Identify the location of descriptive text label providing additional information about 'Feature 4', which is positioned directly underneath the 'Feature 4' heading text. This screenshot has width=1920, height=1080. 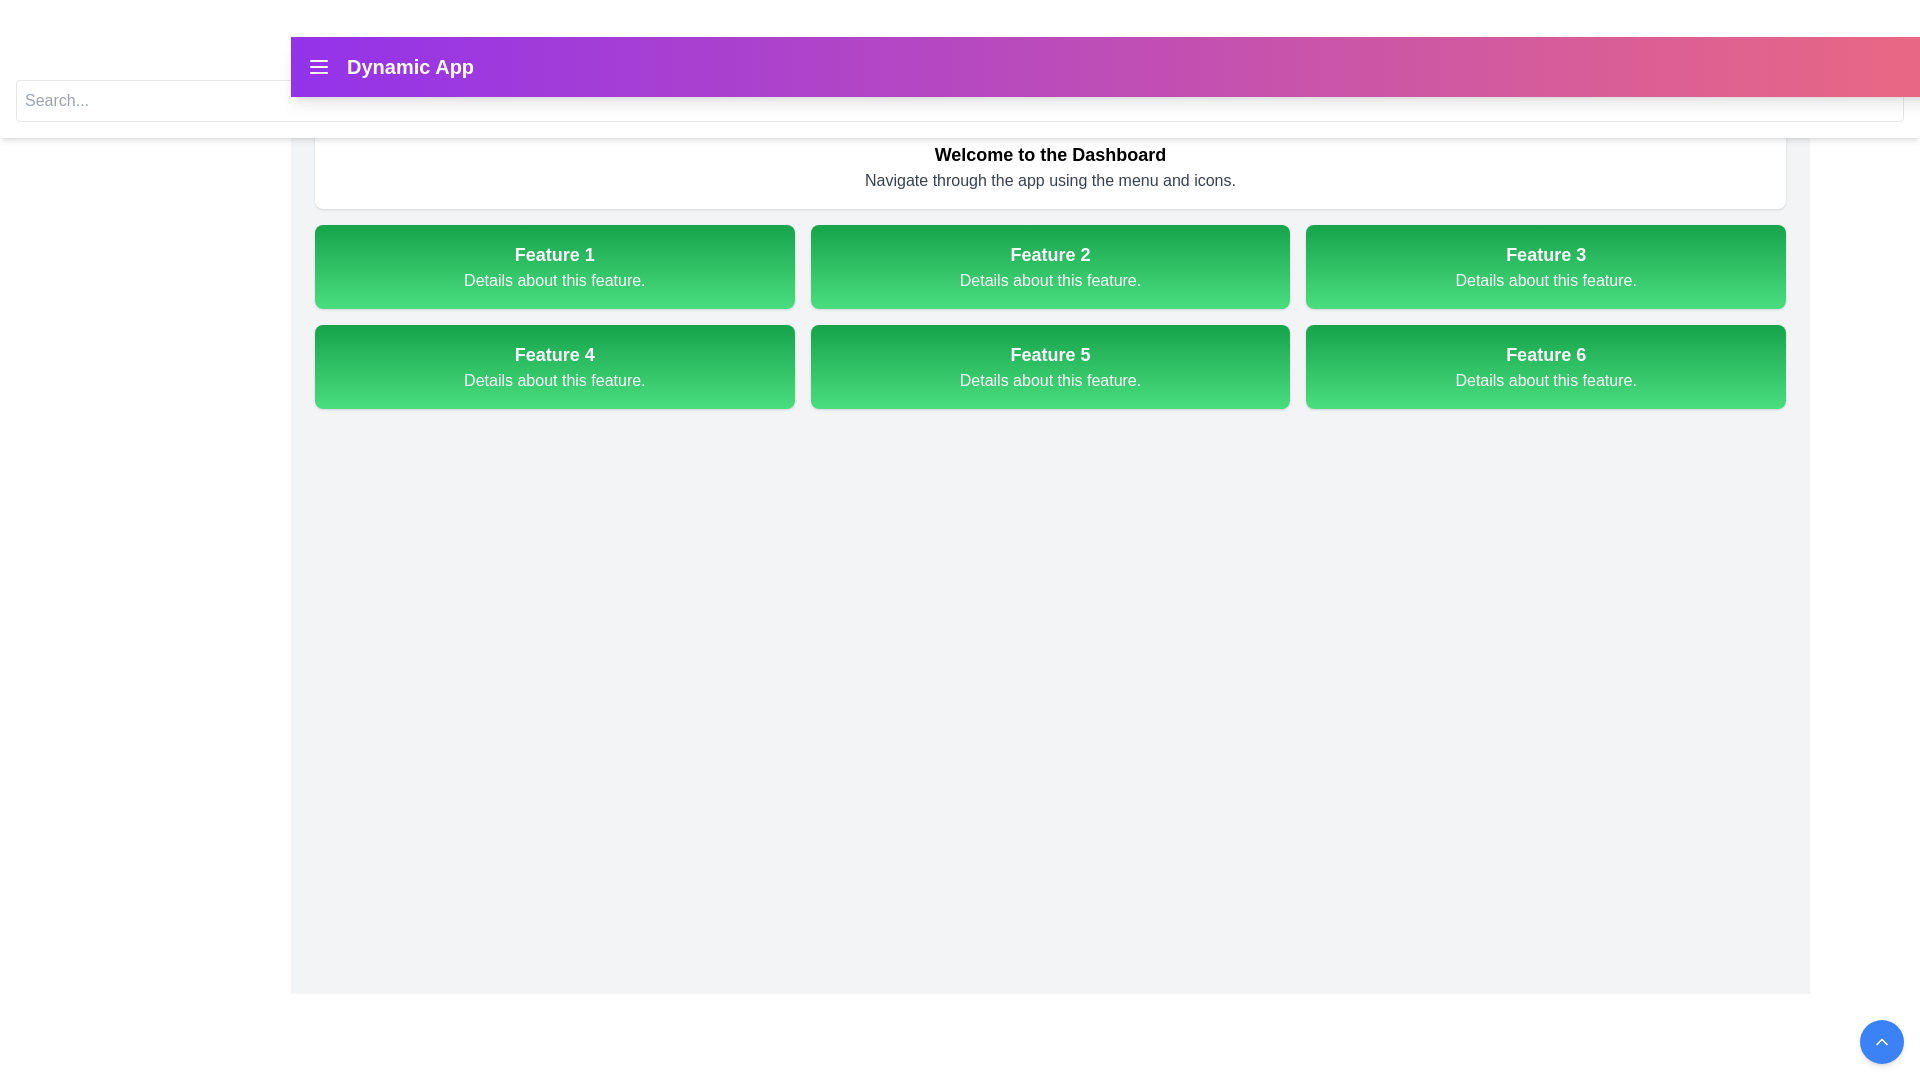
(554, 381).